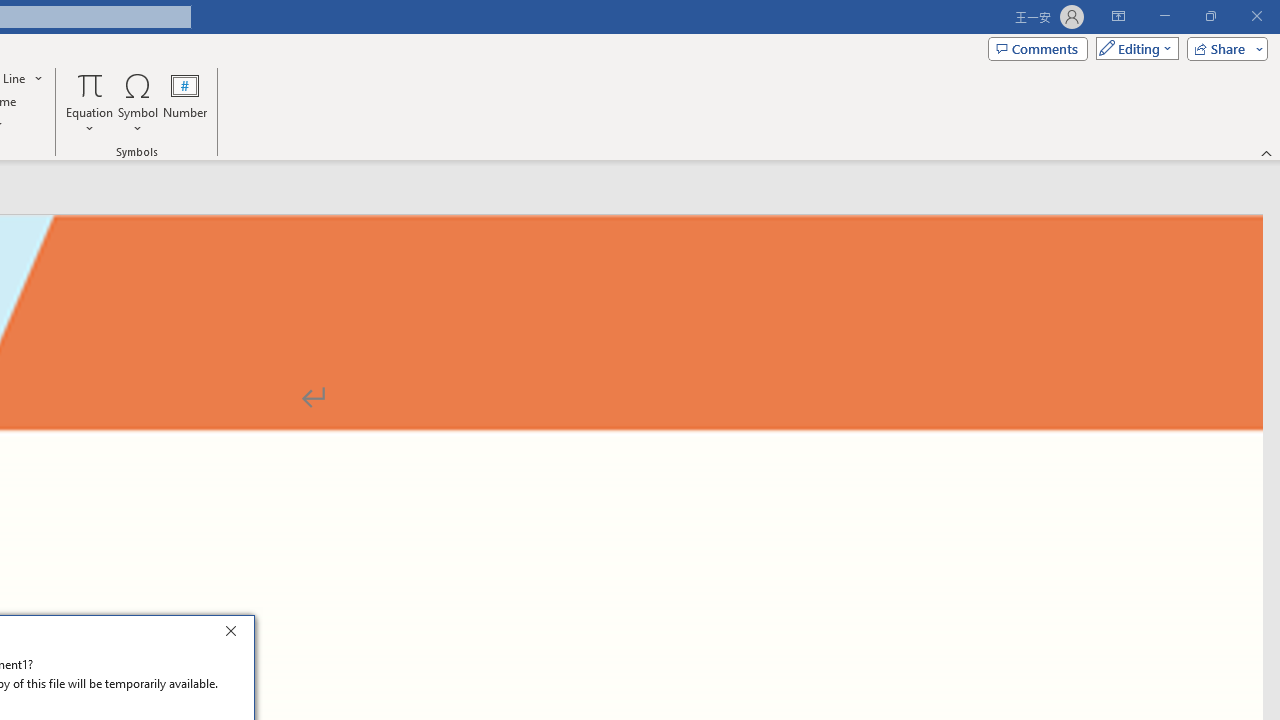 Image resolution: width=1280 pixels, height=720 pixels. I want to click on 'Mode', so click(1133, 47).